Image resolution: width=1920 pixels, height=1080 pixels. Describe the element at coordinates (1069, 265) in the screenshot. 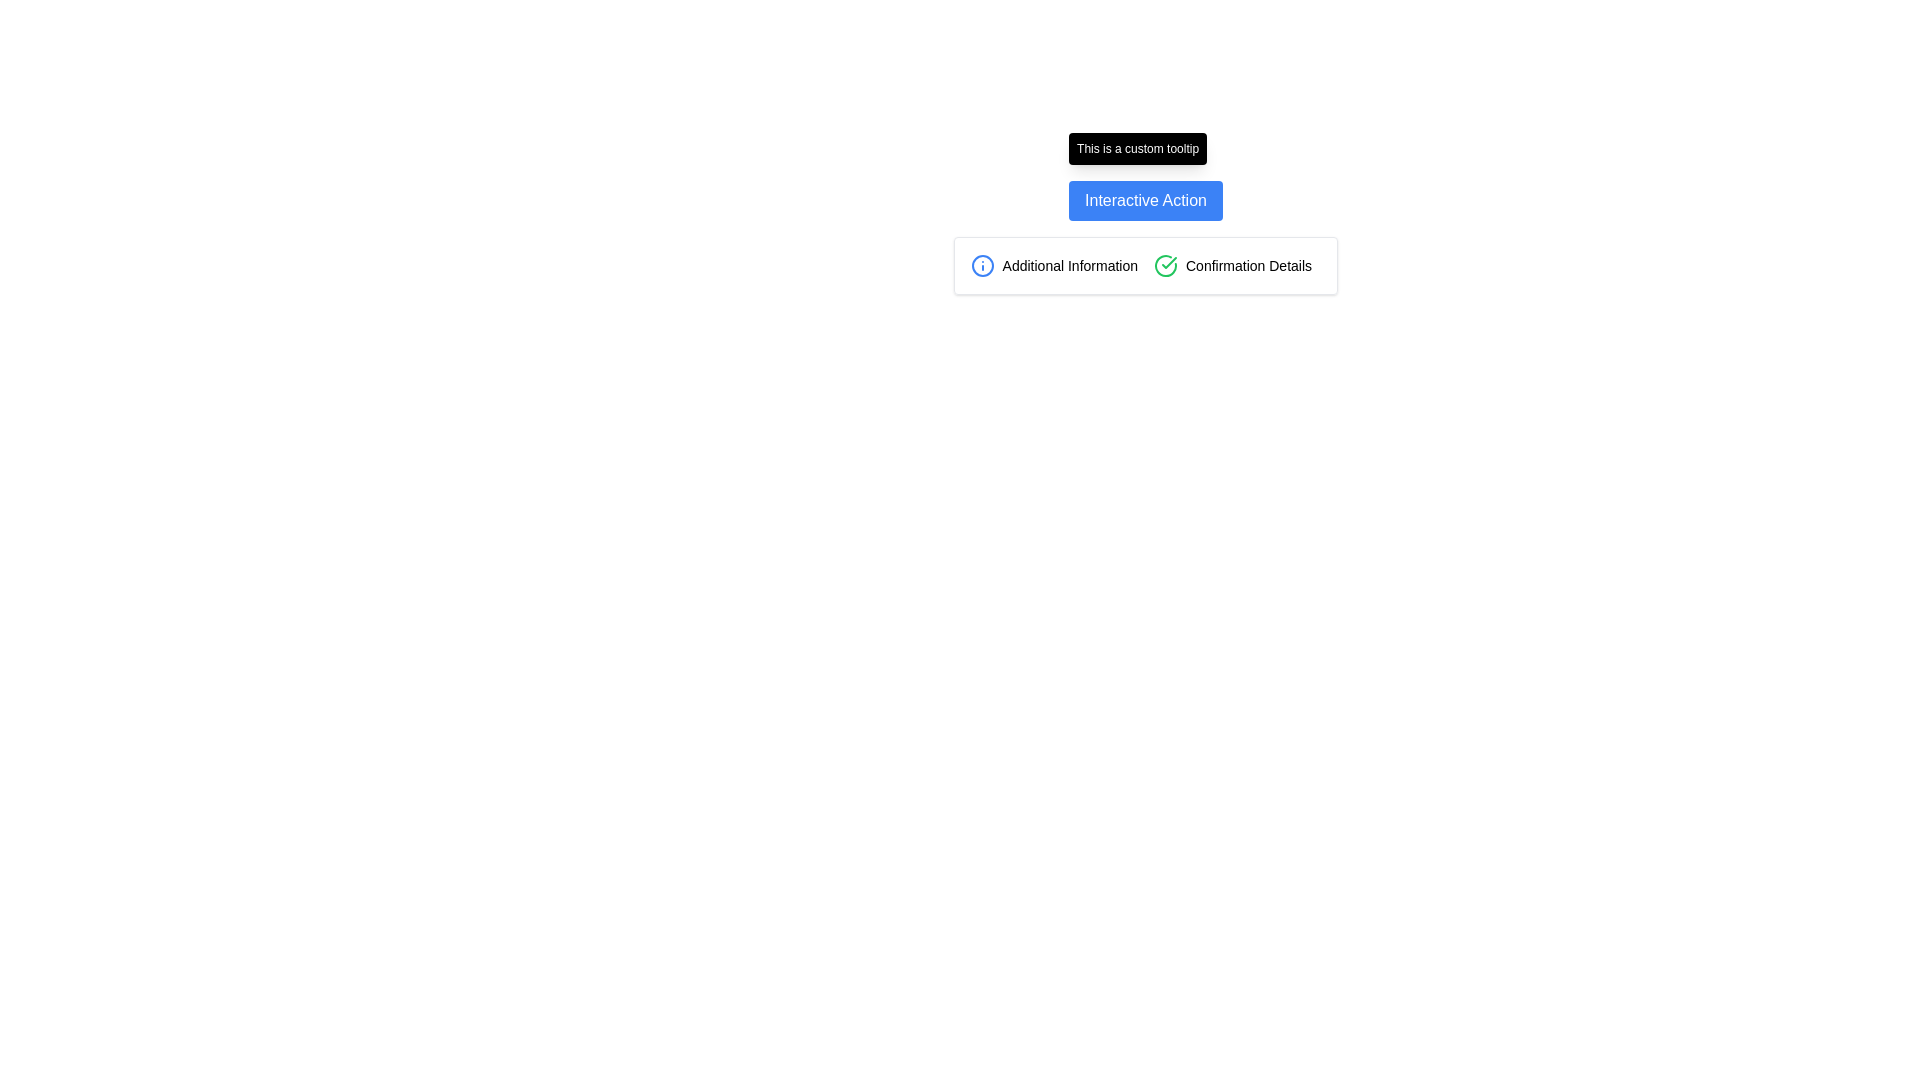

I see `the text label reading 'Additional Information', which is styled with a small font size and located next to an informational icon` at that location.